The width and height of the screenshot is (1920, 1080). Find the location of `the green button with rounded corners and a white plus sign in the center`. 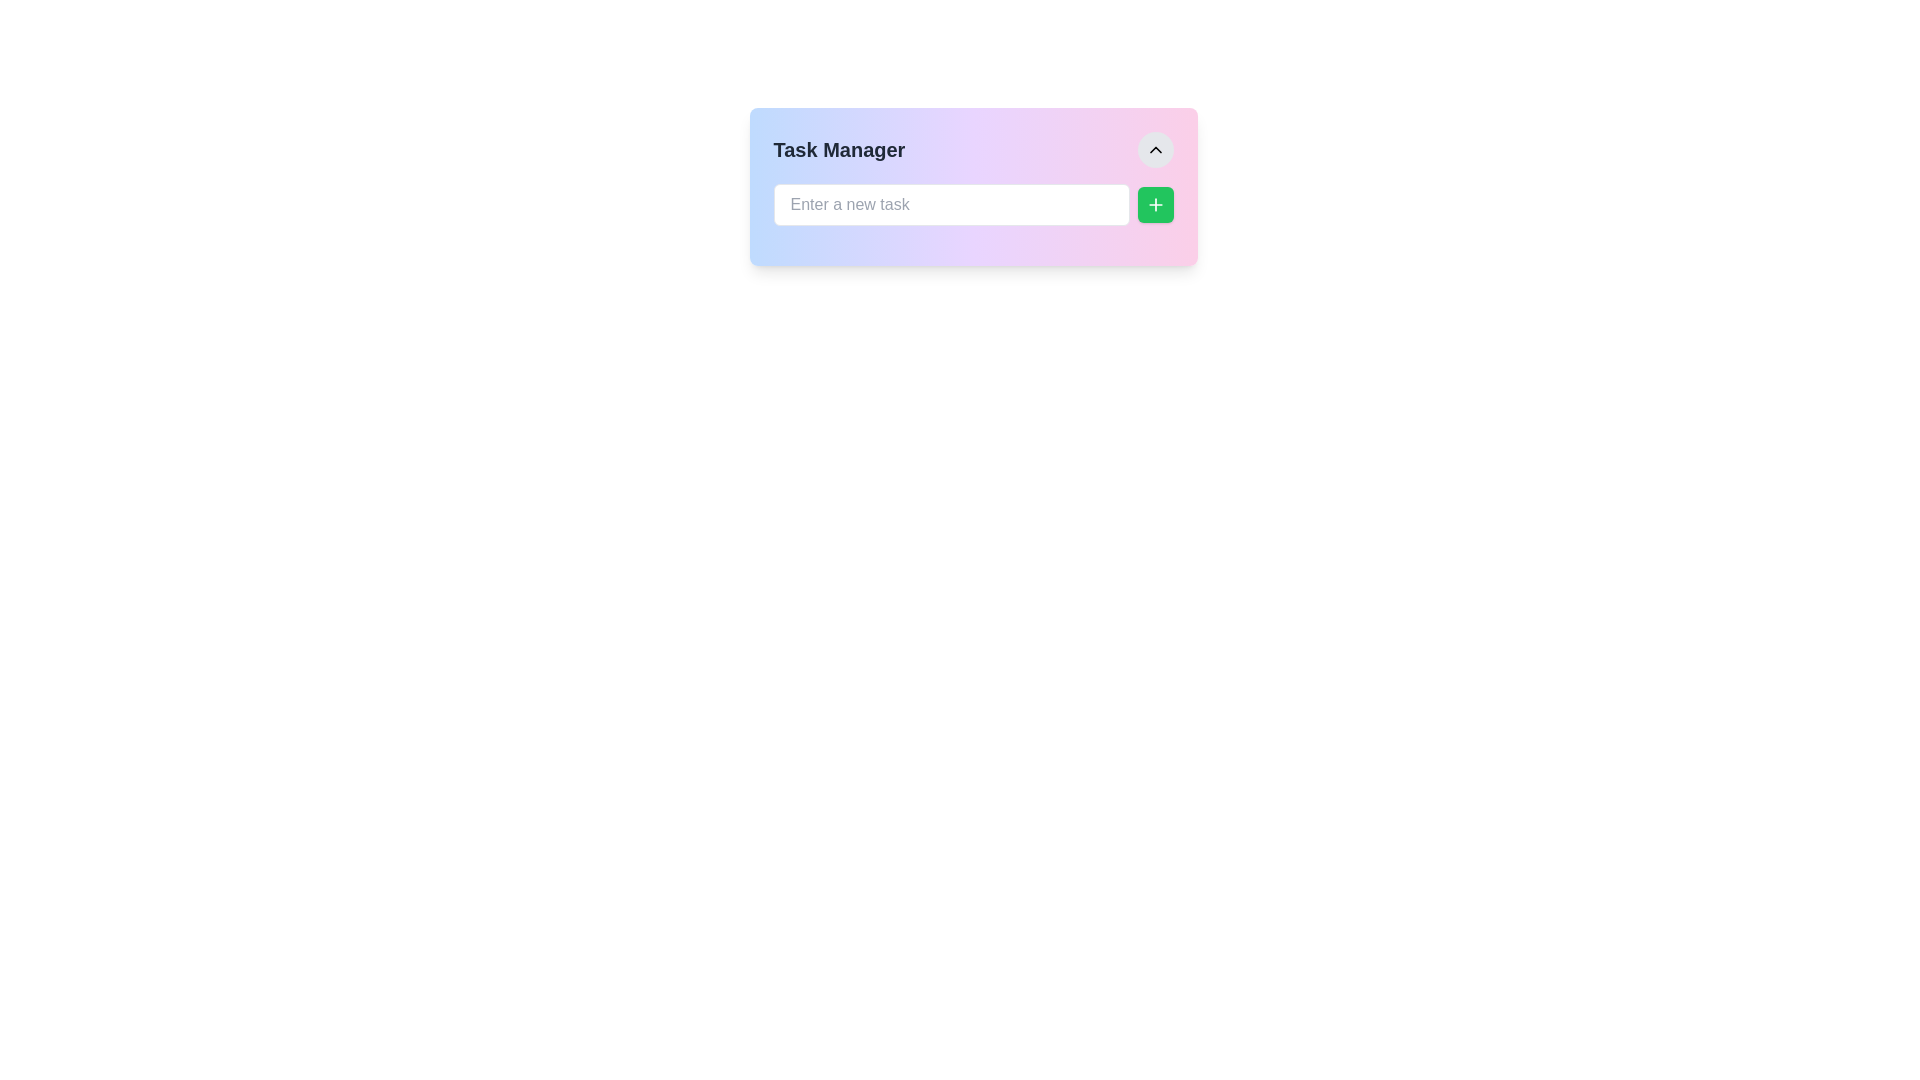

the green button with rounded corners and a white plus sign in the center is located at coordinates (1155, 204).